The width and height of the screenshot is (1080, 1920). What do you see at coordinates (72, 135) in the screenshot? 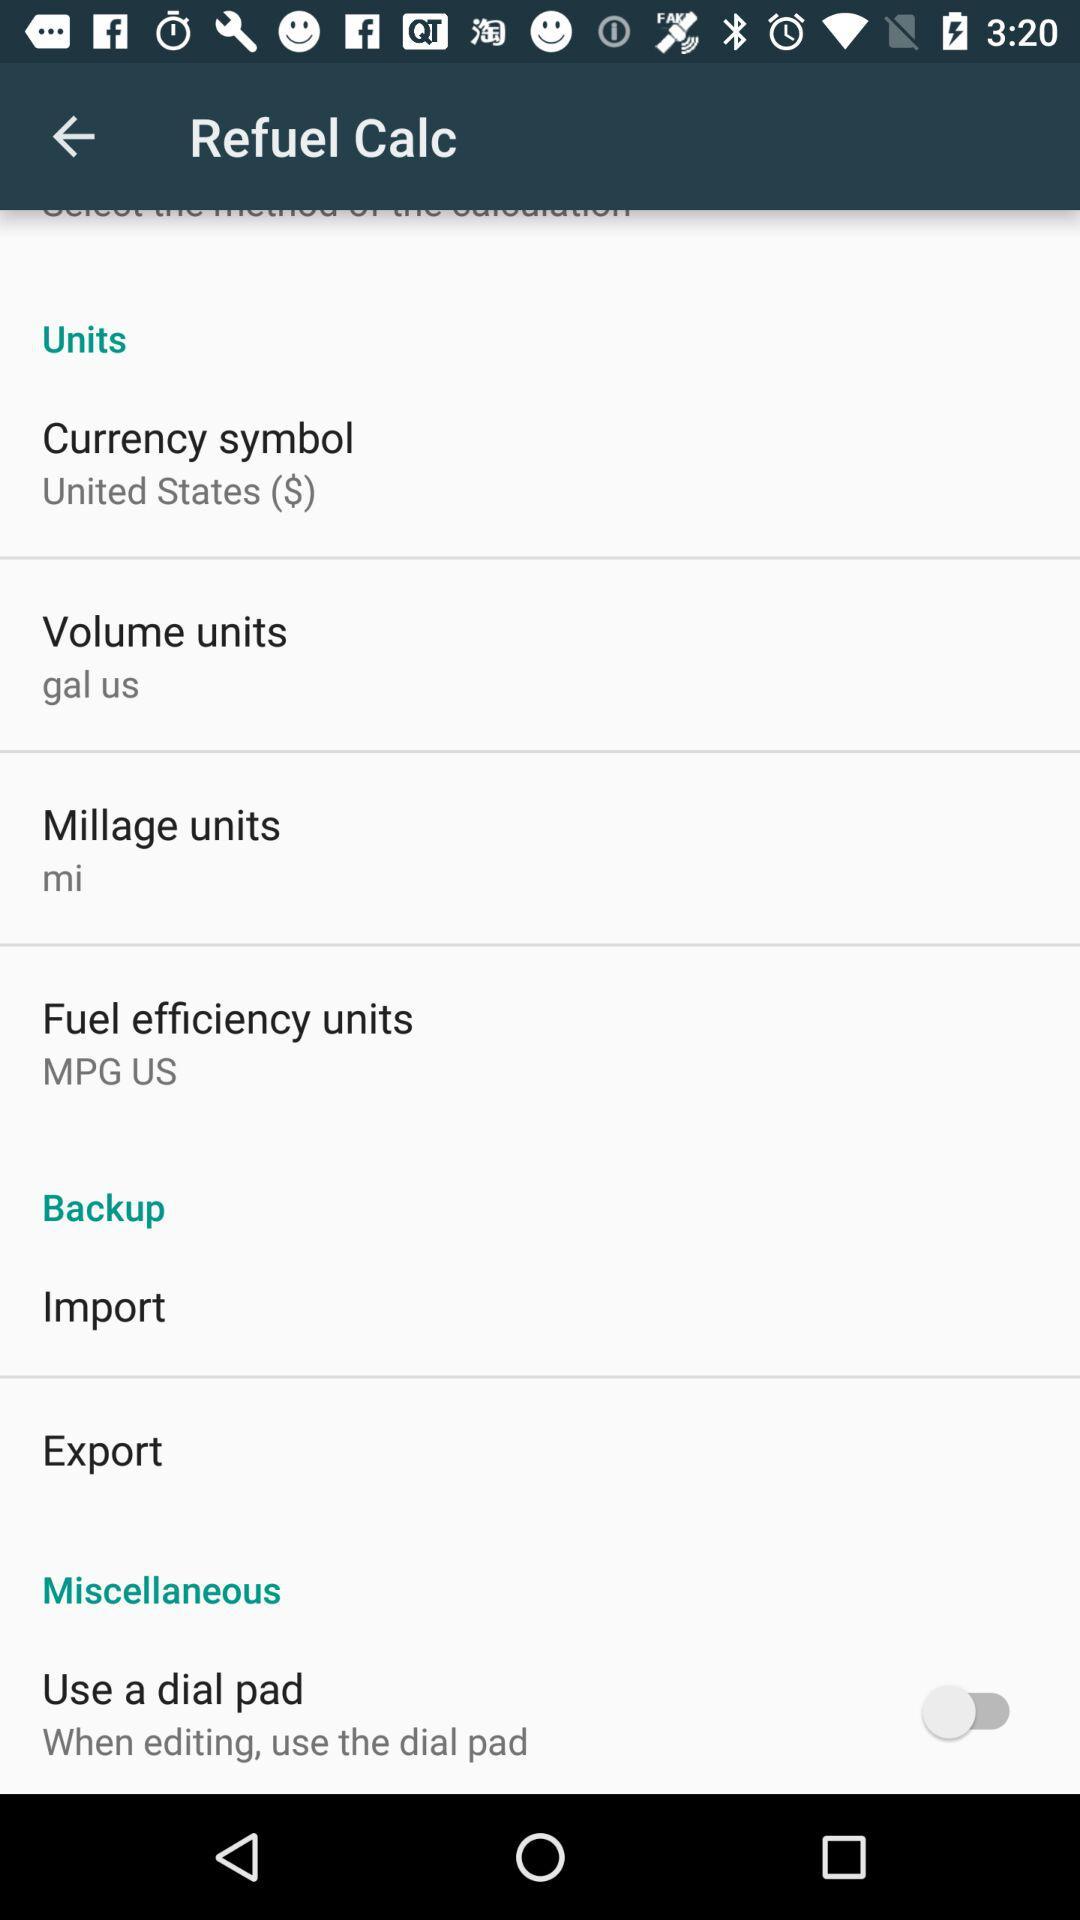
I see `app above the select the method` at bounding box center [72, 135].